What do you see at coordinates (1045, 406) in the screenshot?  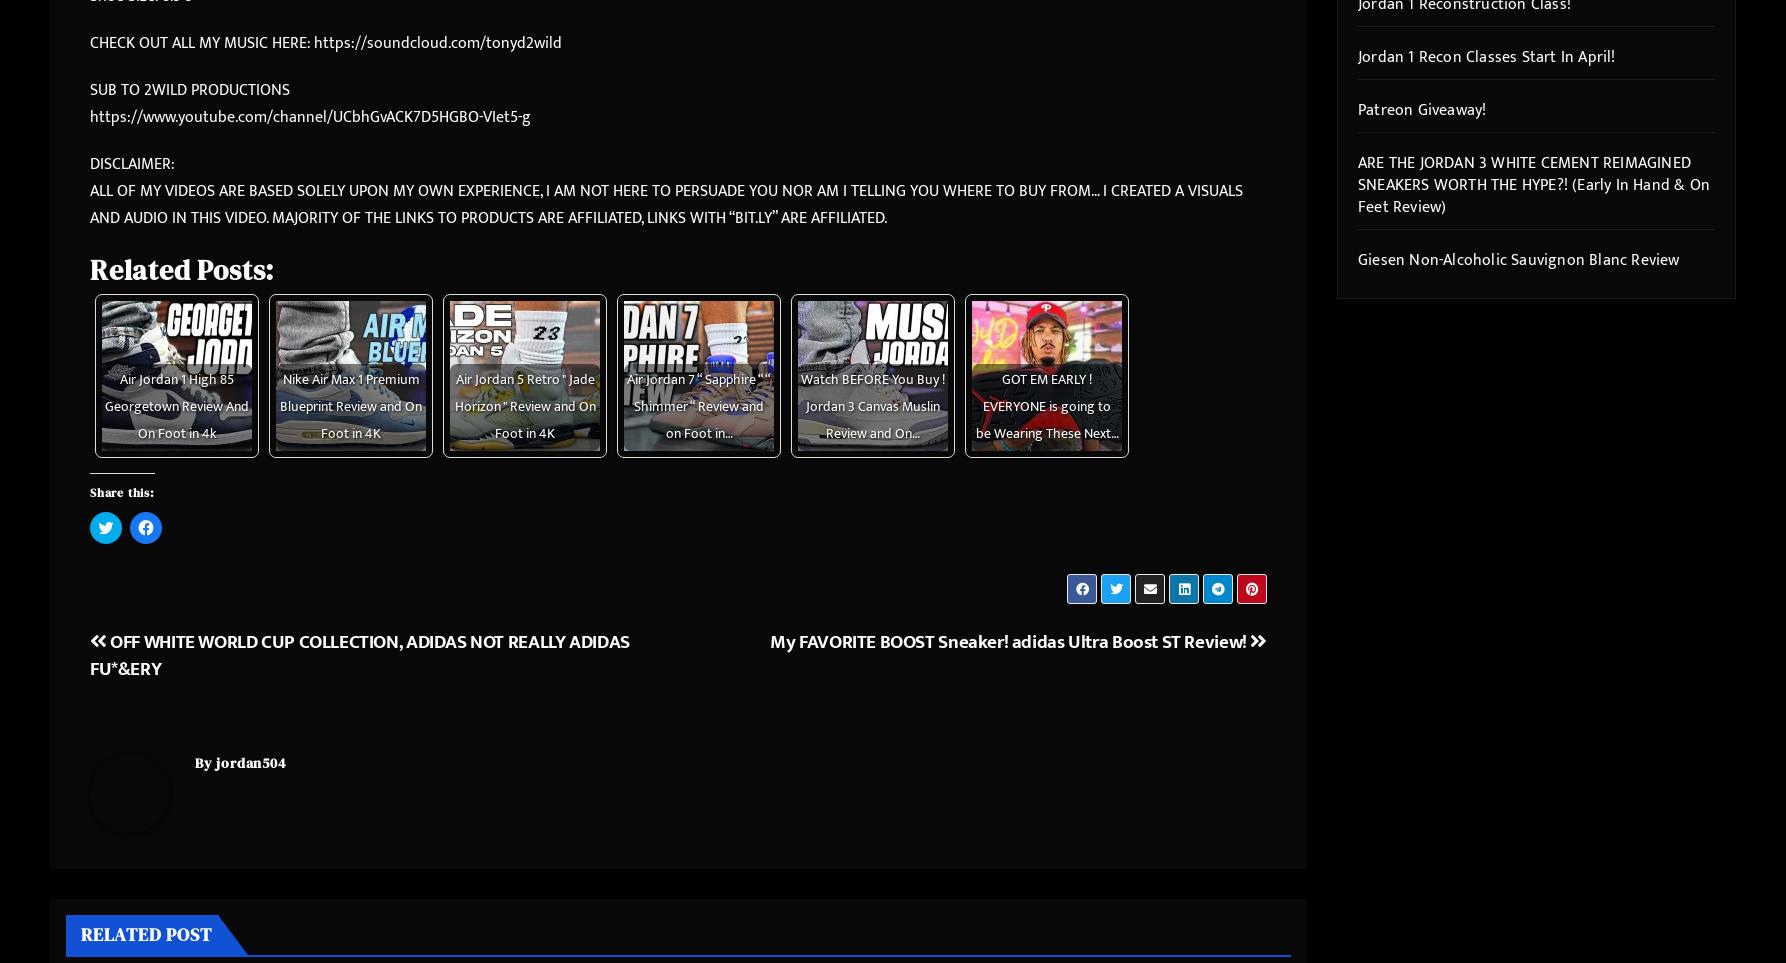 I see `'GOT EM EARLY ! EVERYONE is going to be Wearing These Next…'` at bounding box center [1045, 406].